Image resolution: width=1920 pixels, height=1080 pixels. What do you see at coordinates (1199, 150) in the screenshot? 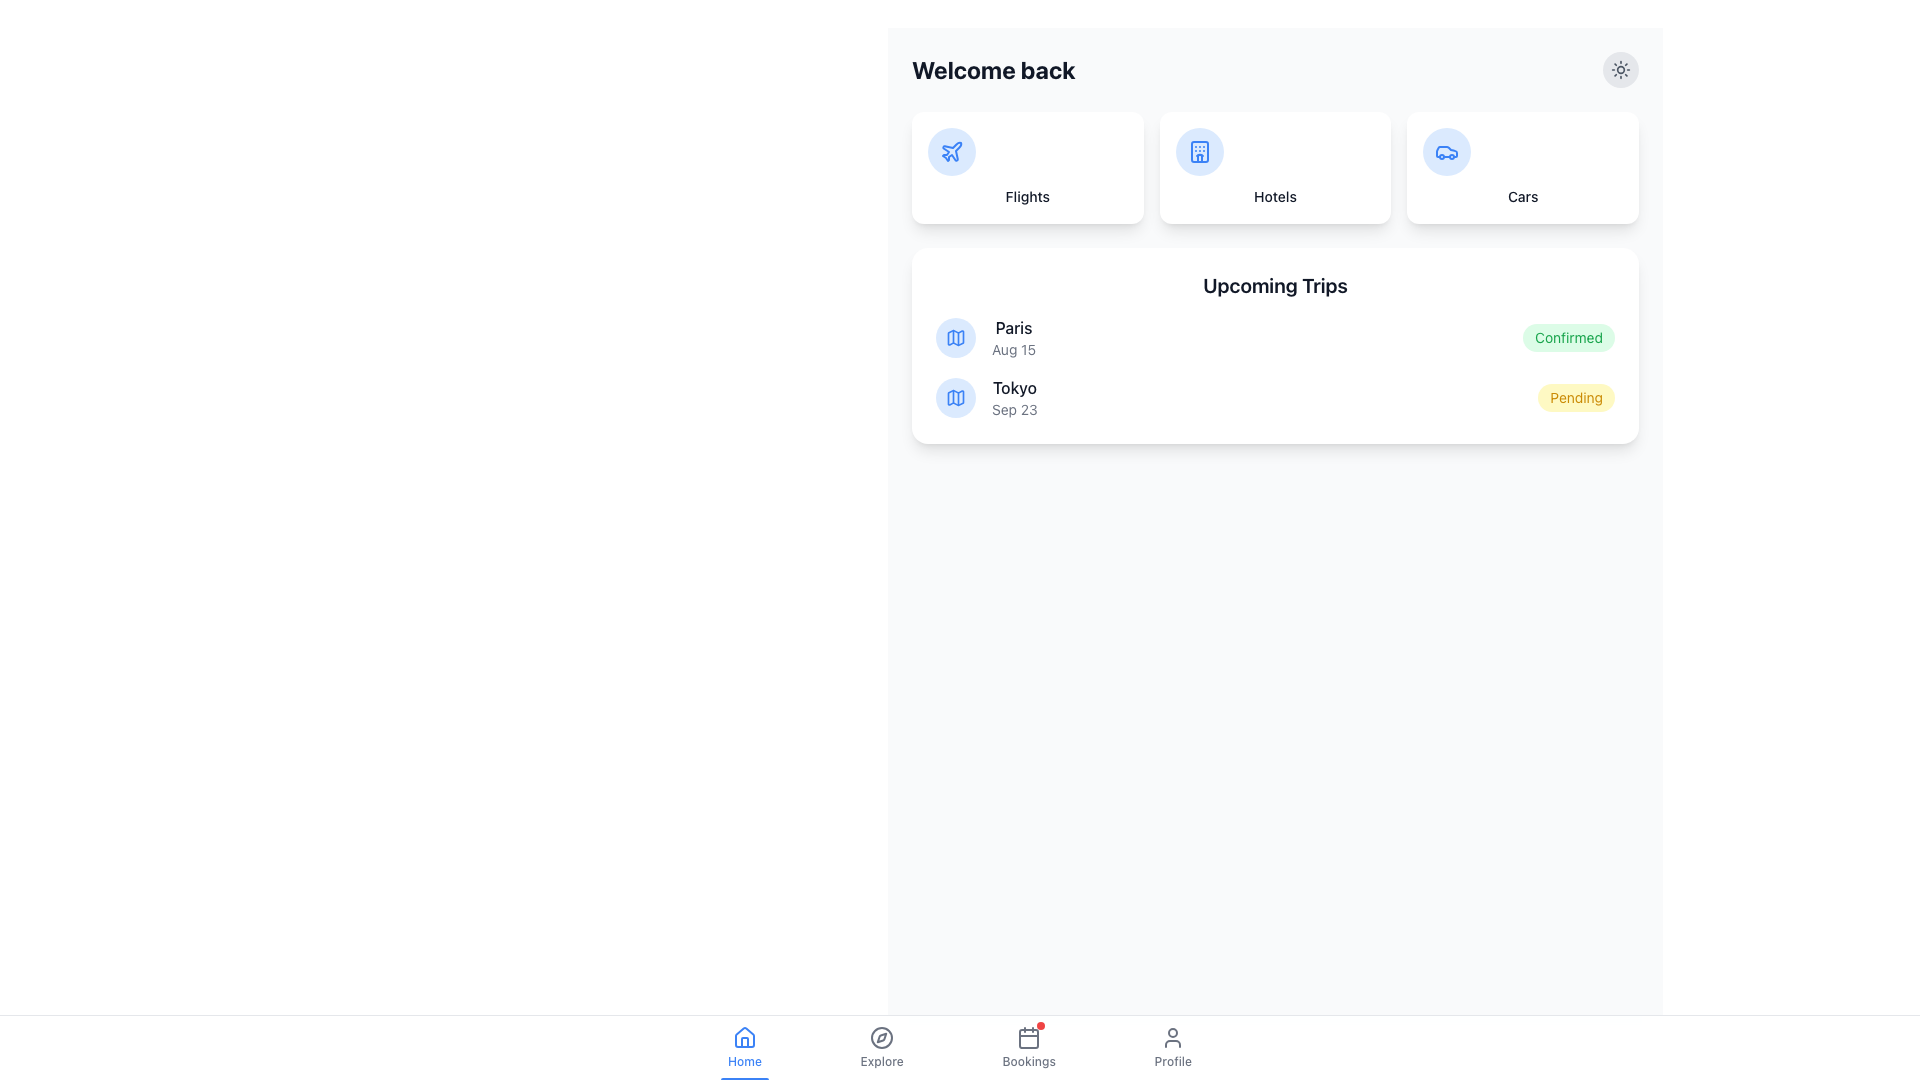
I see `the circular blue icon containing the SVG hotel icon, located within the 'Hotels' card at the top-center section of the display` at bounding box center [1199, 150].